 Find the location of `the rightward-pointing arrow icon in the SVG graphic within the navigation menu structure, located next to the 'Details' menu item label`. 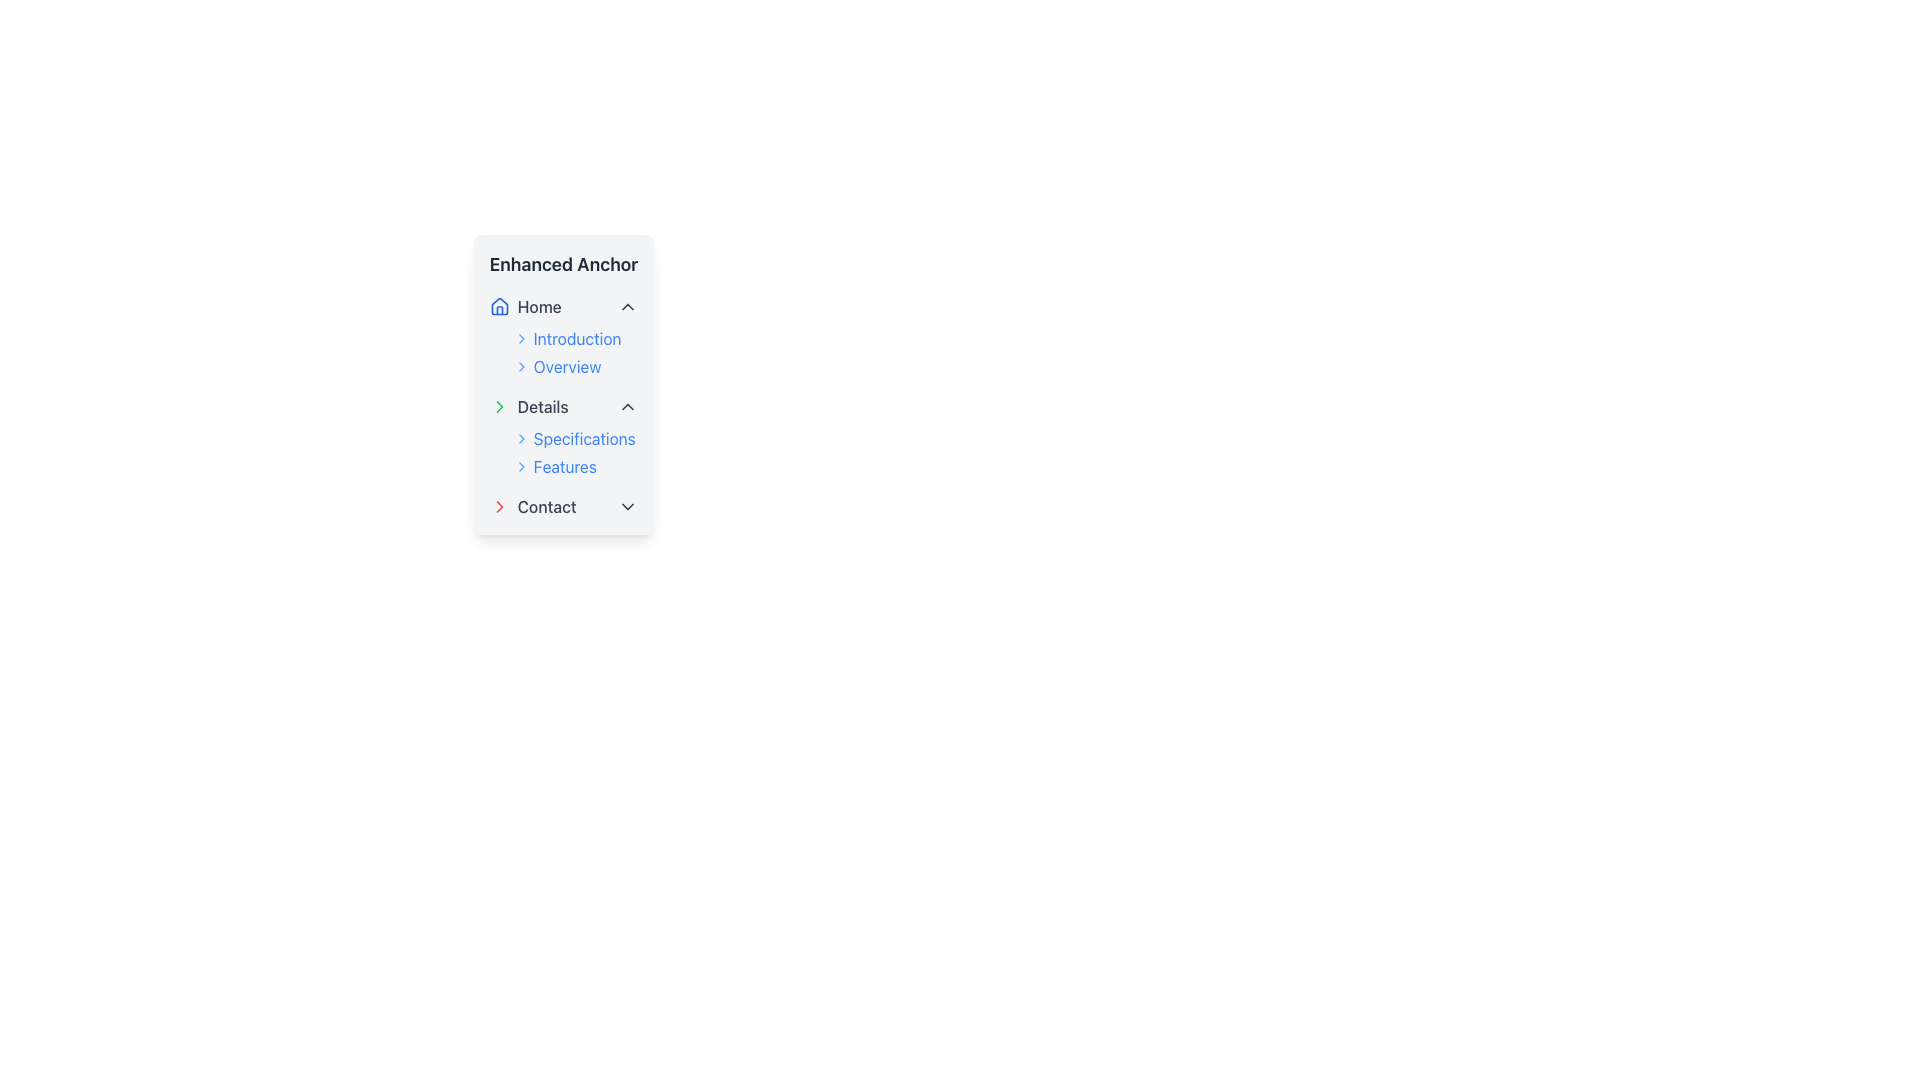

the rightward-pointing arrow icon in the SVG graphic within the navigation menu structure, located next to the 'Details' menu item label is located at coordinates (499, 406).